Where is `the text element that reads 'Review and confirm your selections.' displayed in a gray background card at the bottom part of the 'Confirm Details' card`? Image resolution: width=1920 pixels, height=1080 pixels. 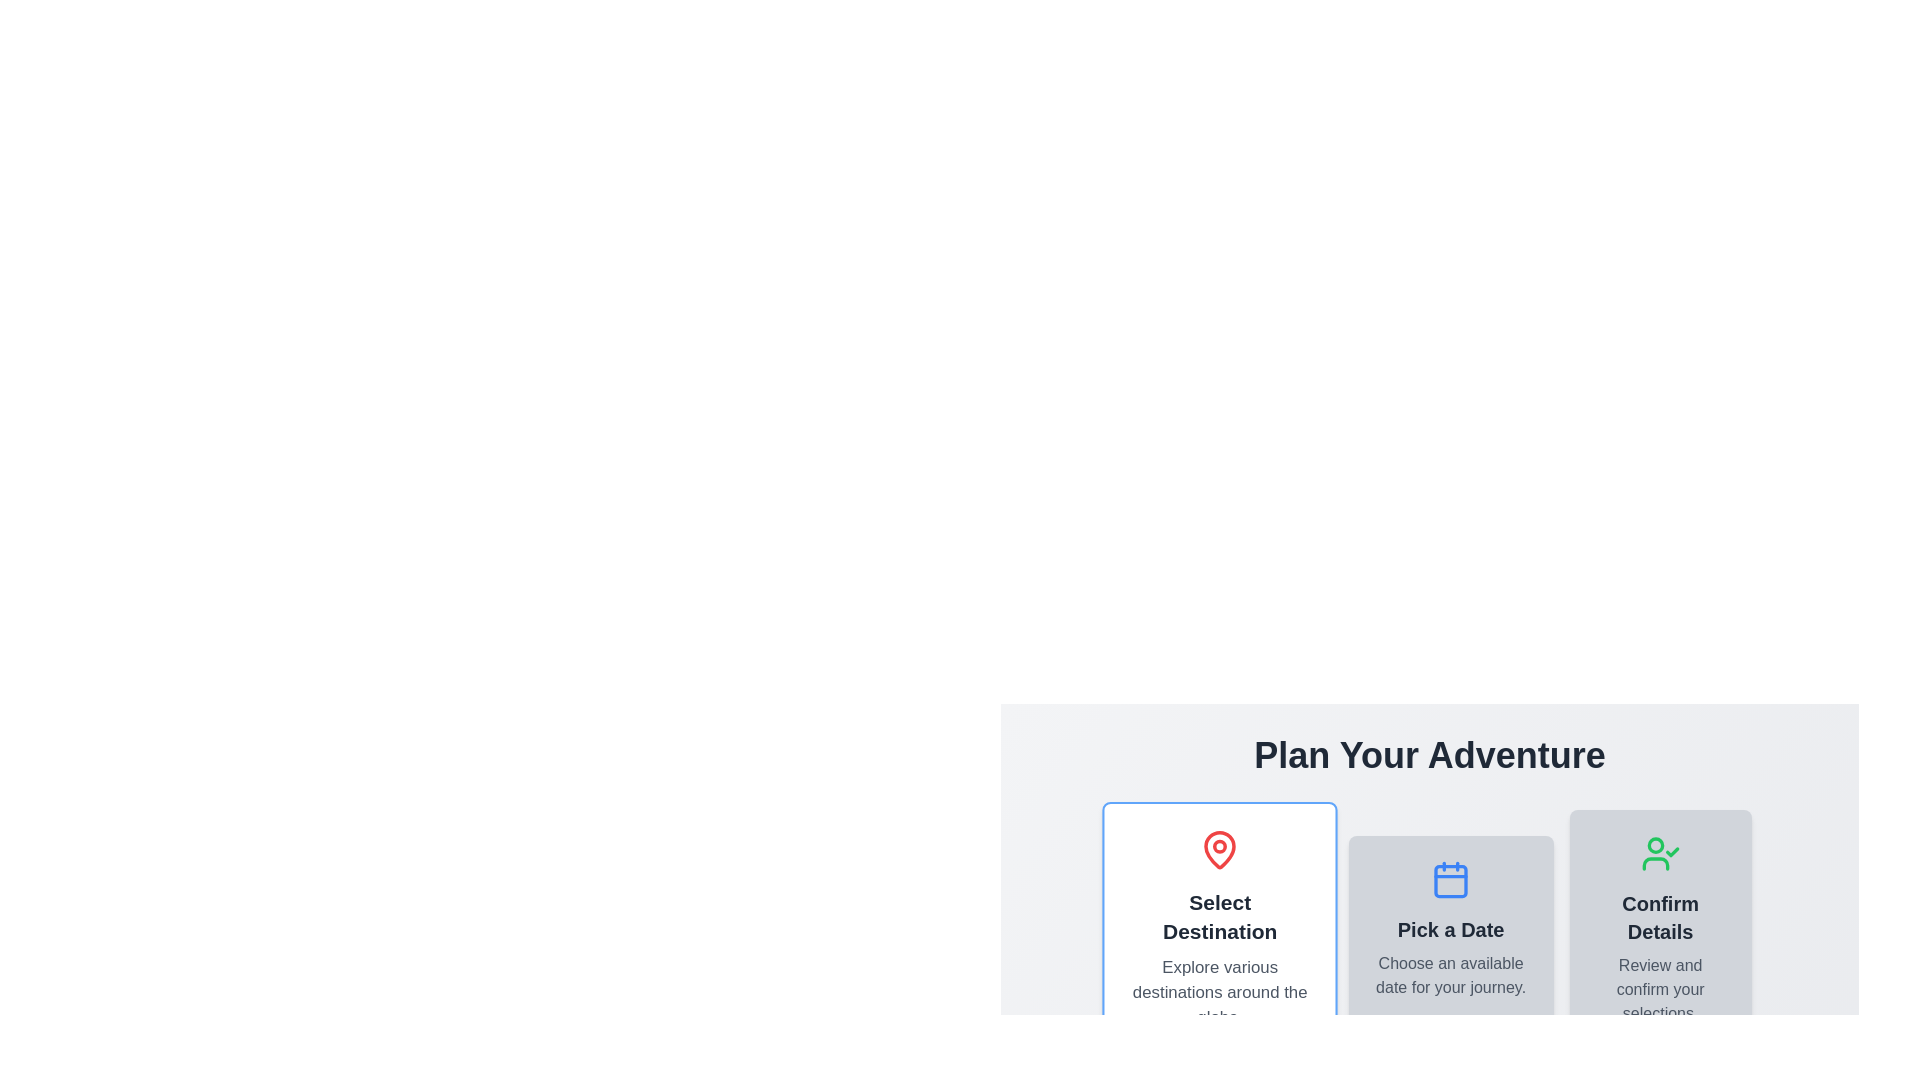
the text element that reads 'Review and confirm your selections.' displayed in a gray background card at the bottom part of the 'Confirm Details' card is located at coordinates (1660, 990).